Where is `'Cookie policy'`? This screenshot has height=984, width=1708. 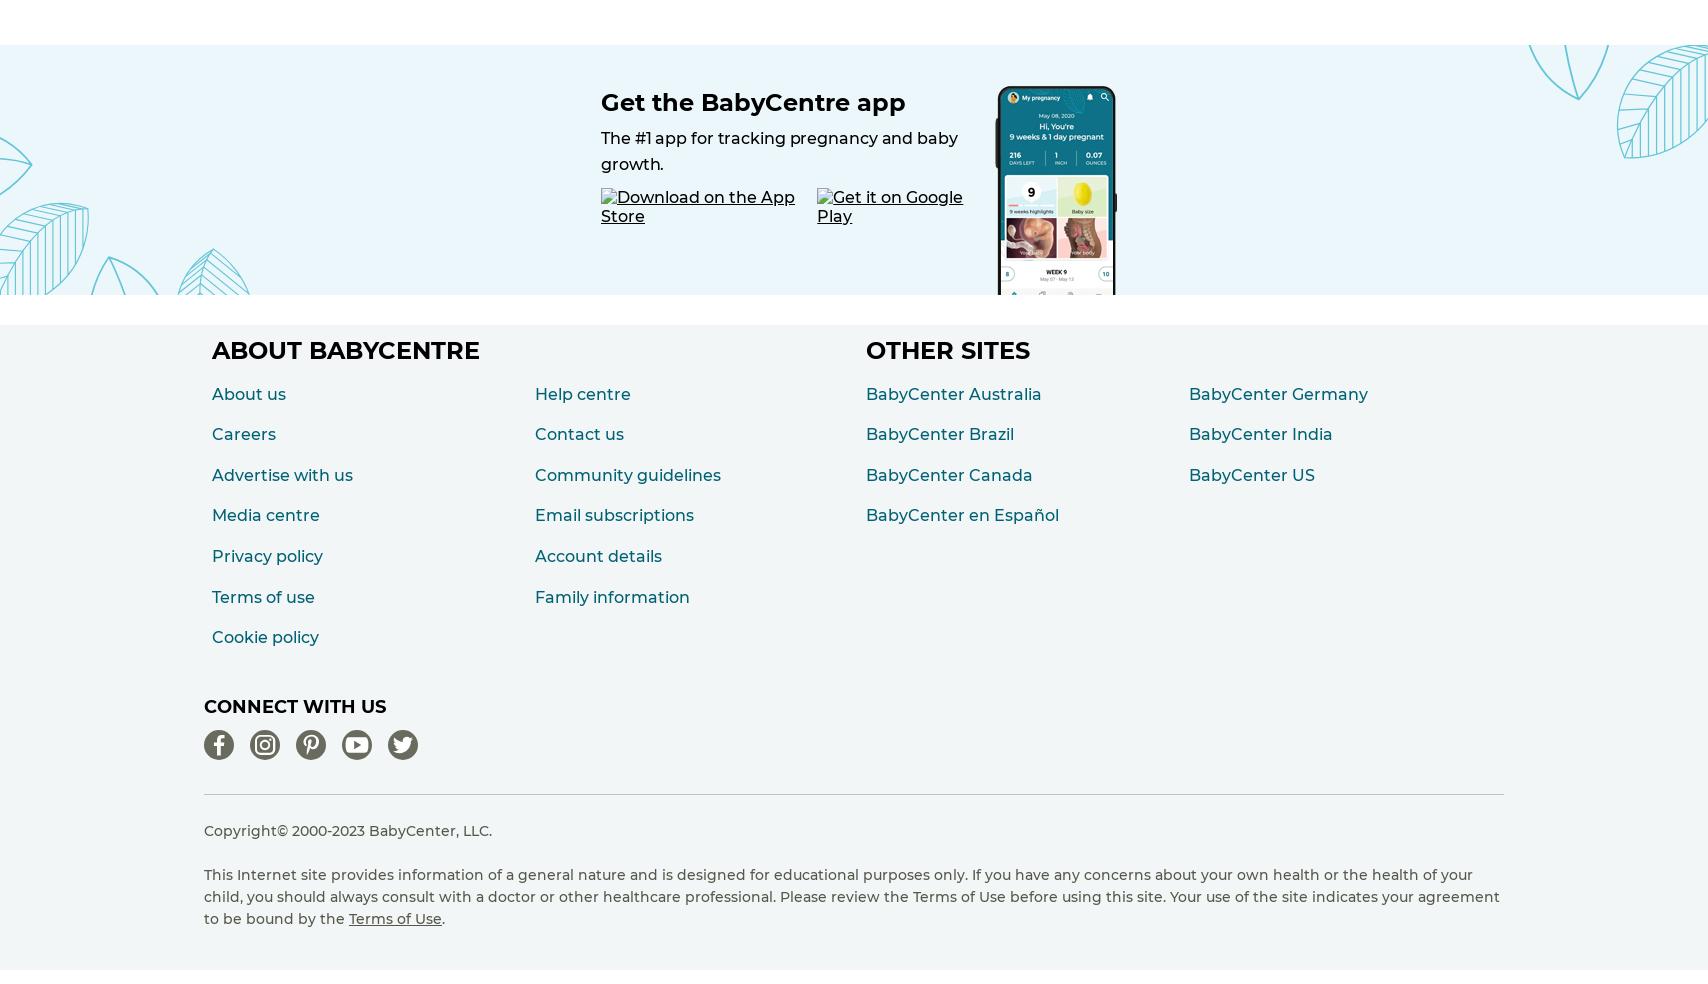 'Cookie policy' is located at coordinates (265, 637).